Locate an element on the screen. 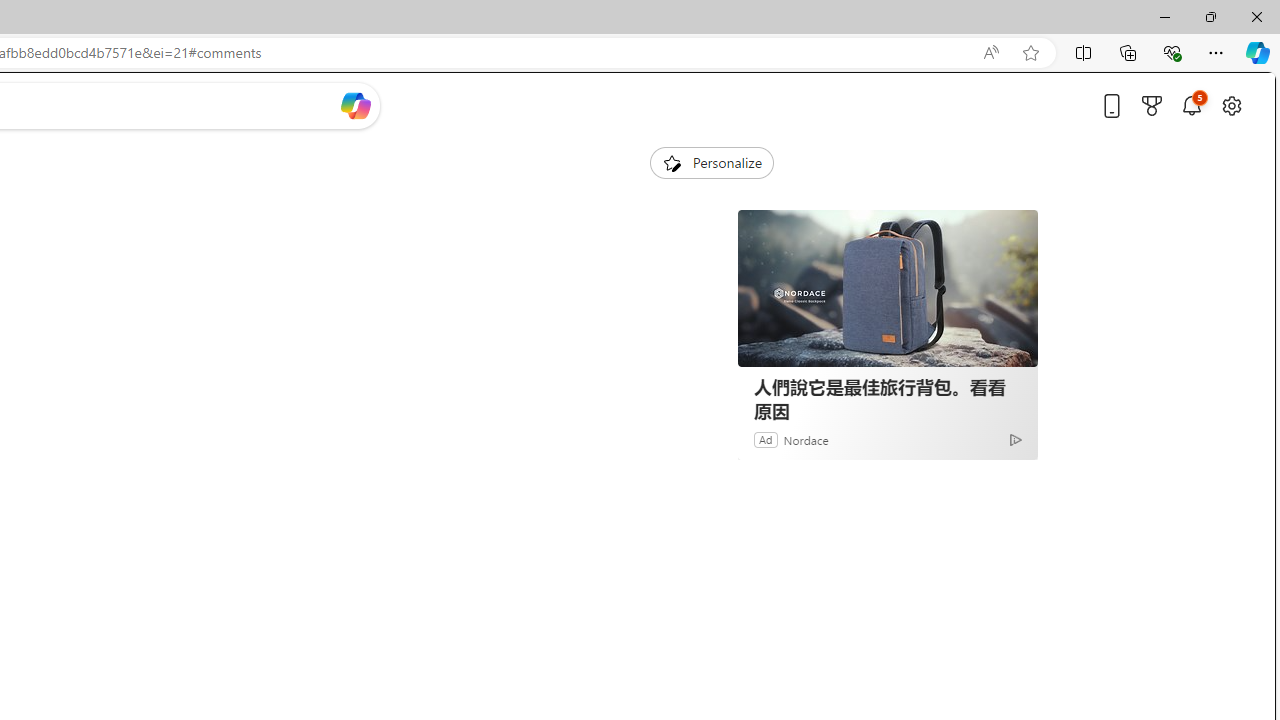 The image size is (1280, 720). 'Open settings' is located at coordinates (1231, 105).